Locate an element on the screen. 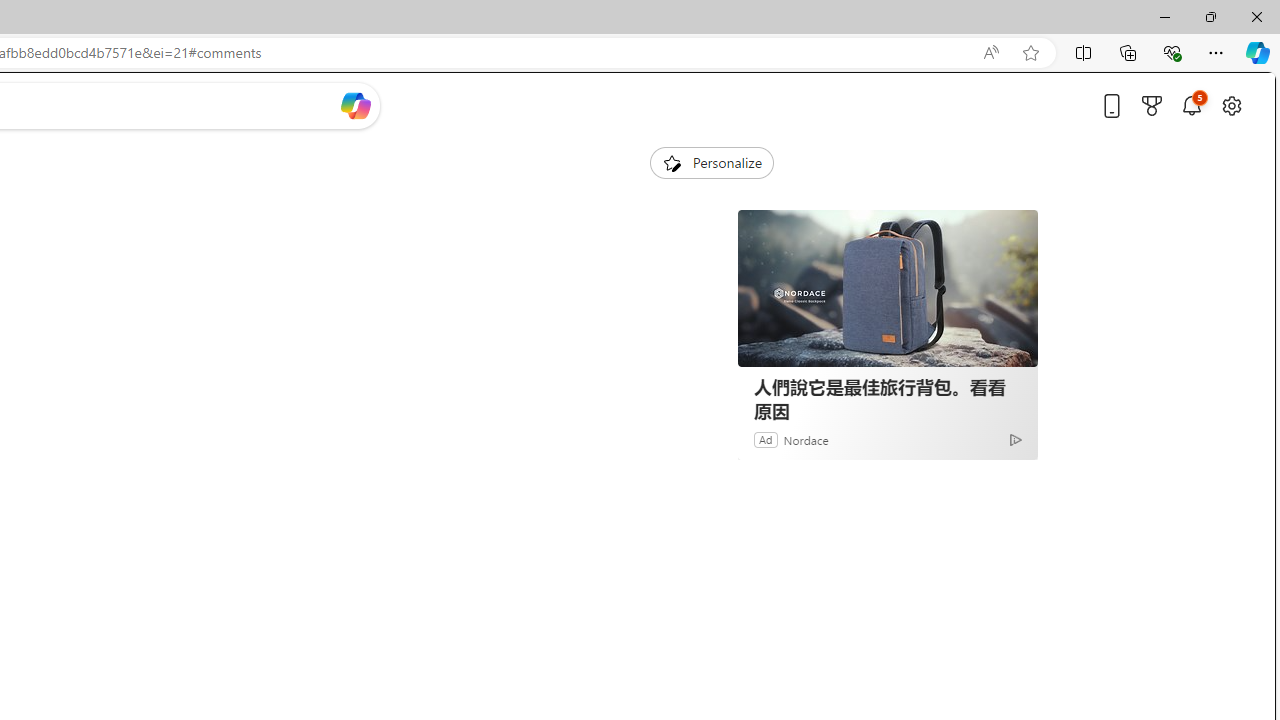 The image size is (1280, 720). 'Open settings' is located at coordinates (1231, 105).